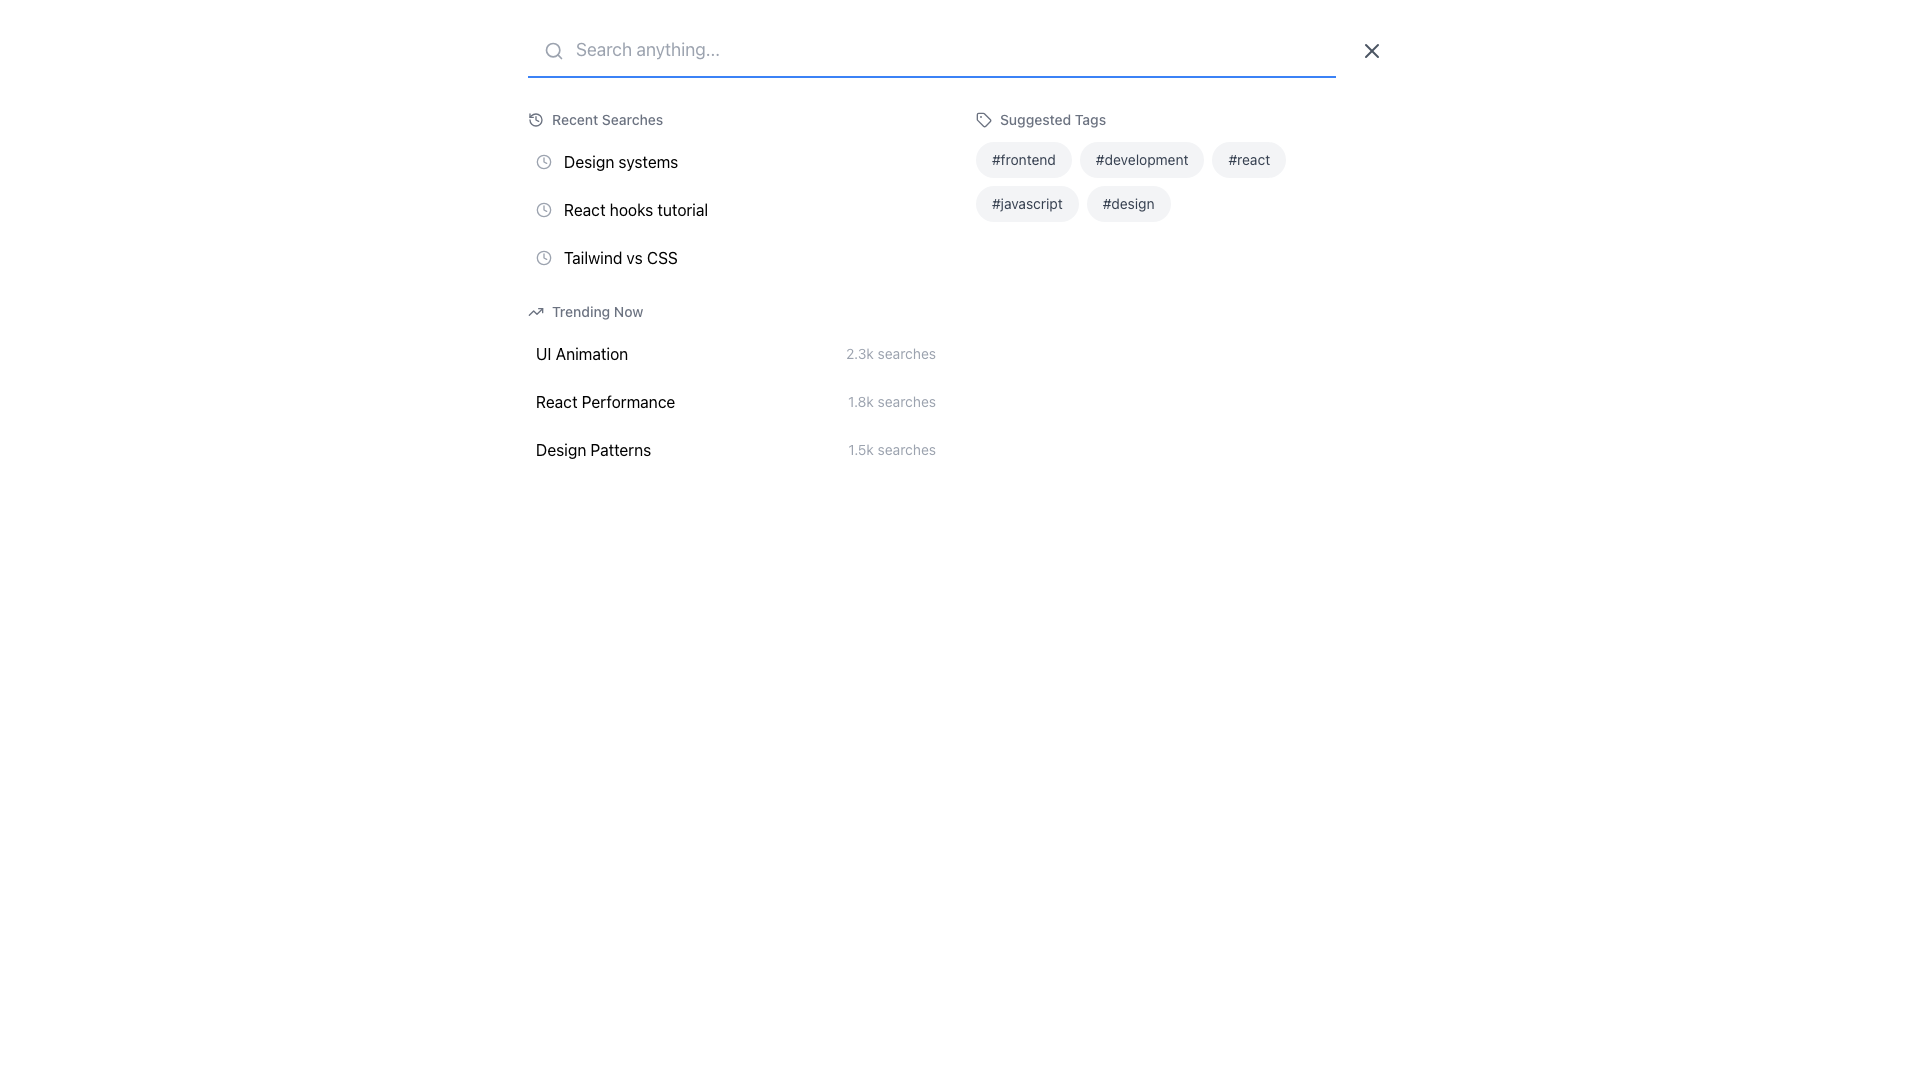  What do you see at coordinates (1371, 49) in the screenshot?
I see `the small, round button with a centered gray 'X' icon located at the top-right corner of the interface` at bounding box center [1371, 49].